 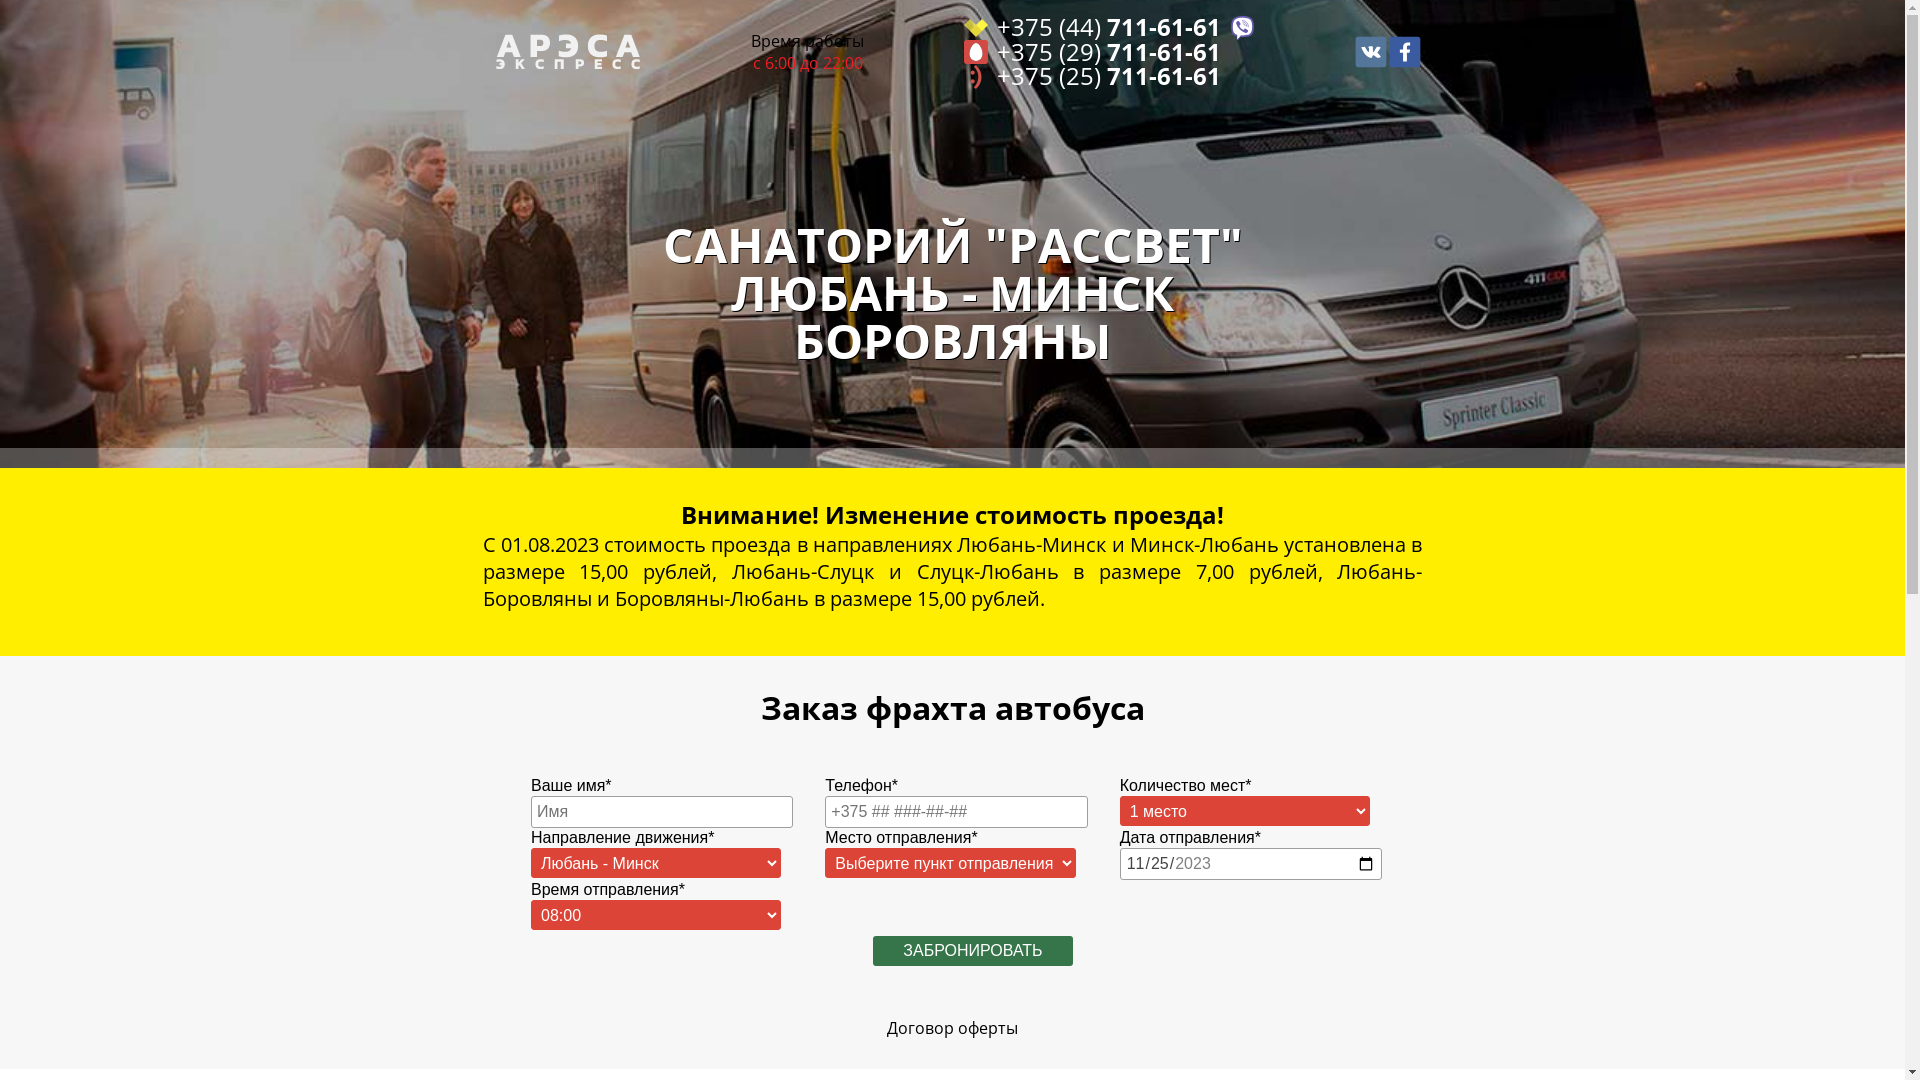 I want to click on '+375 (29) 711-61-61', so click(x=1108, y=51).